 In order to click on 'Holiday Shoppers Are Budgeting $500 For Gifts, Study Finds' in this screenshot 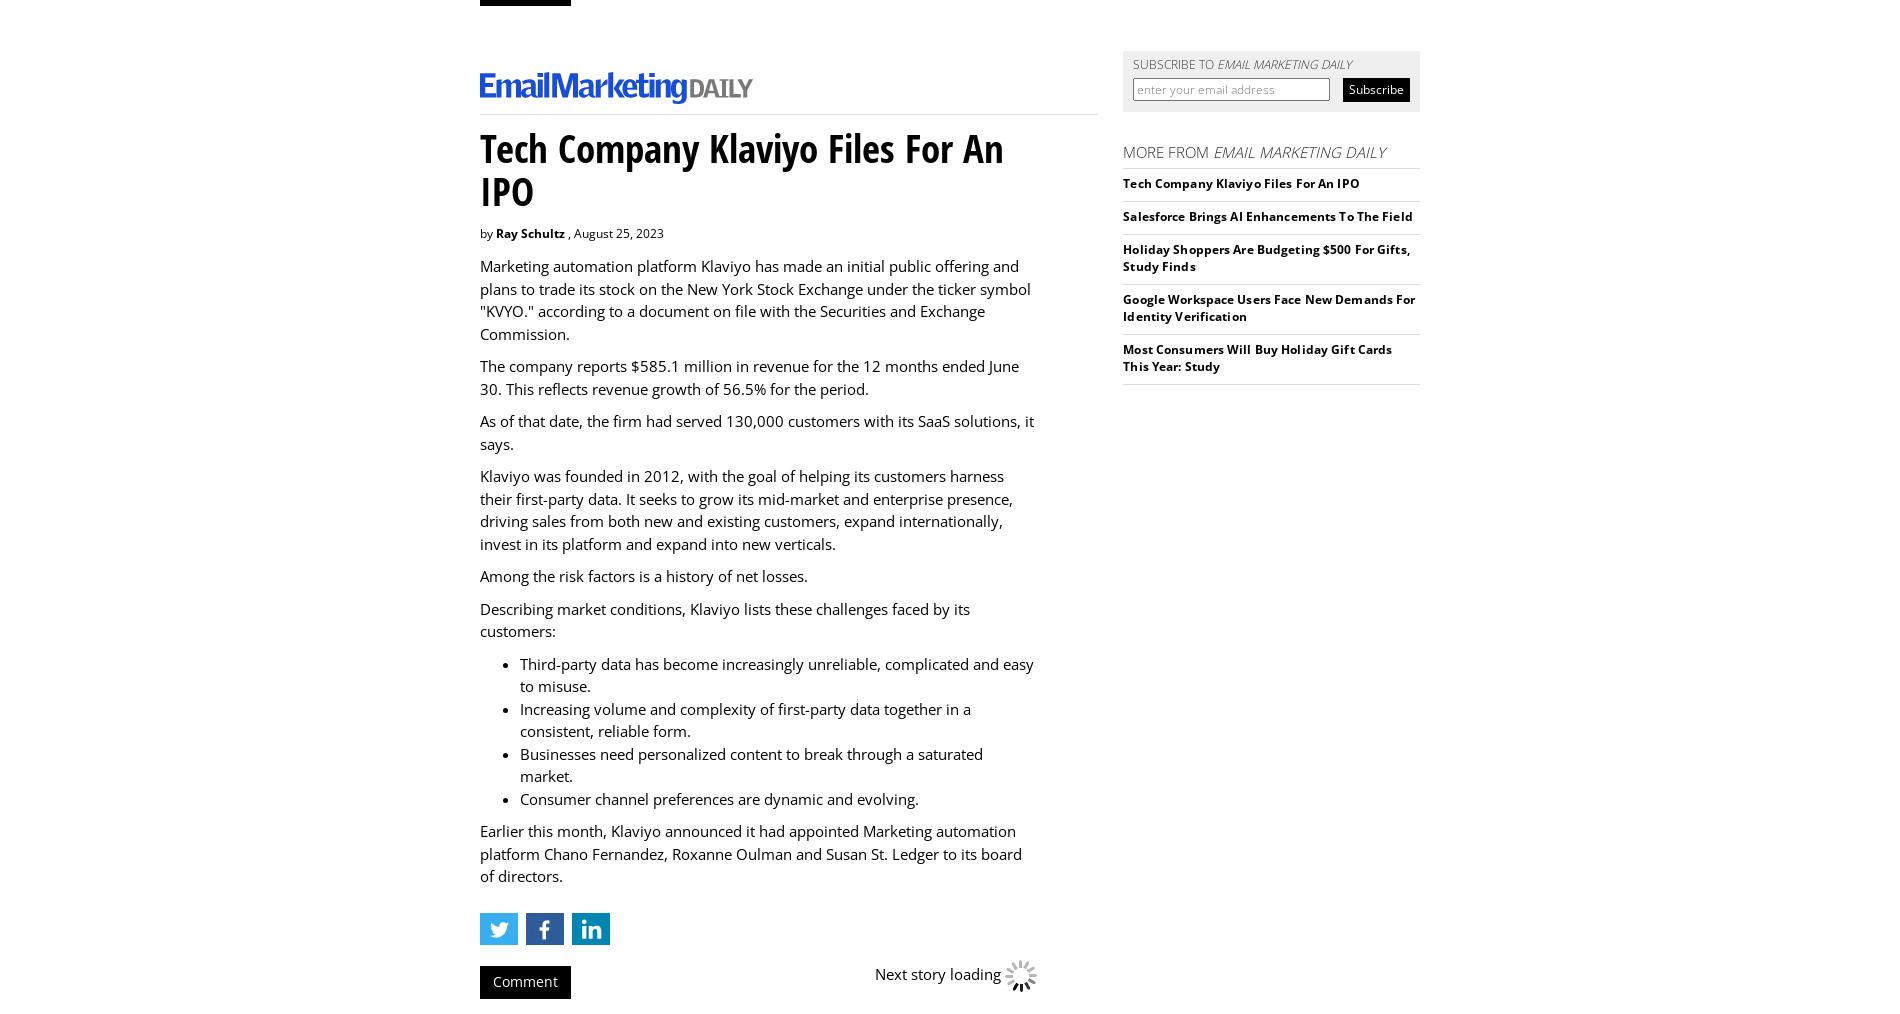, I will do `click(1264, 257)`.